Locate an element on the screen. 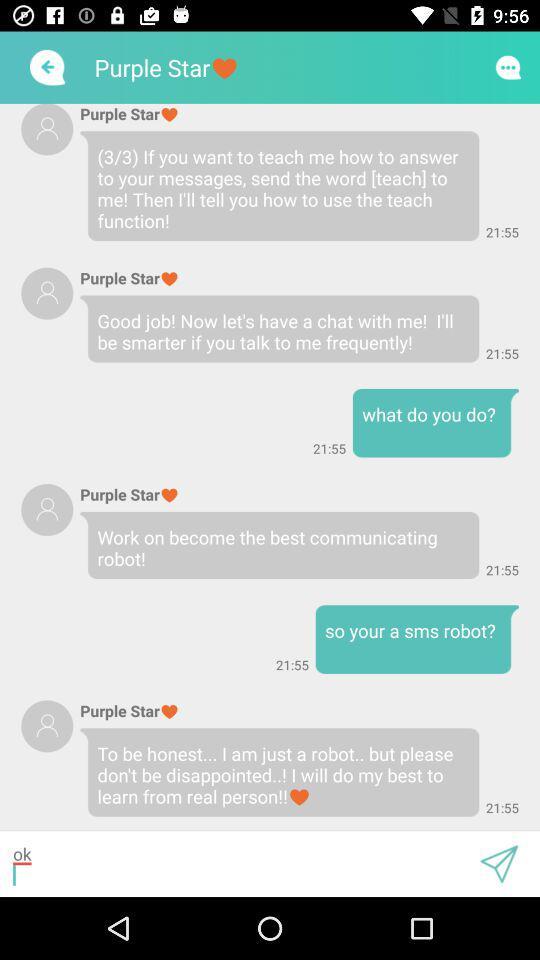 This screenshot has width=540, height=960. attachment and map option is located at coordinates (498, 863).